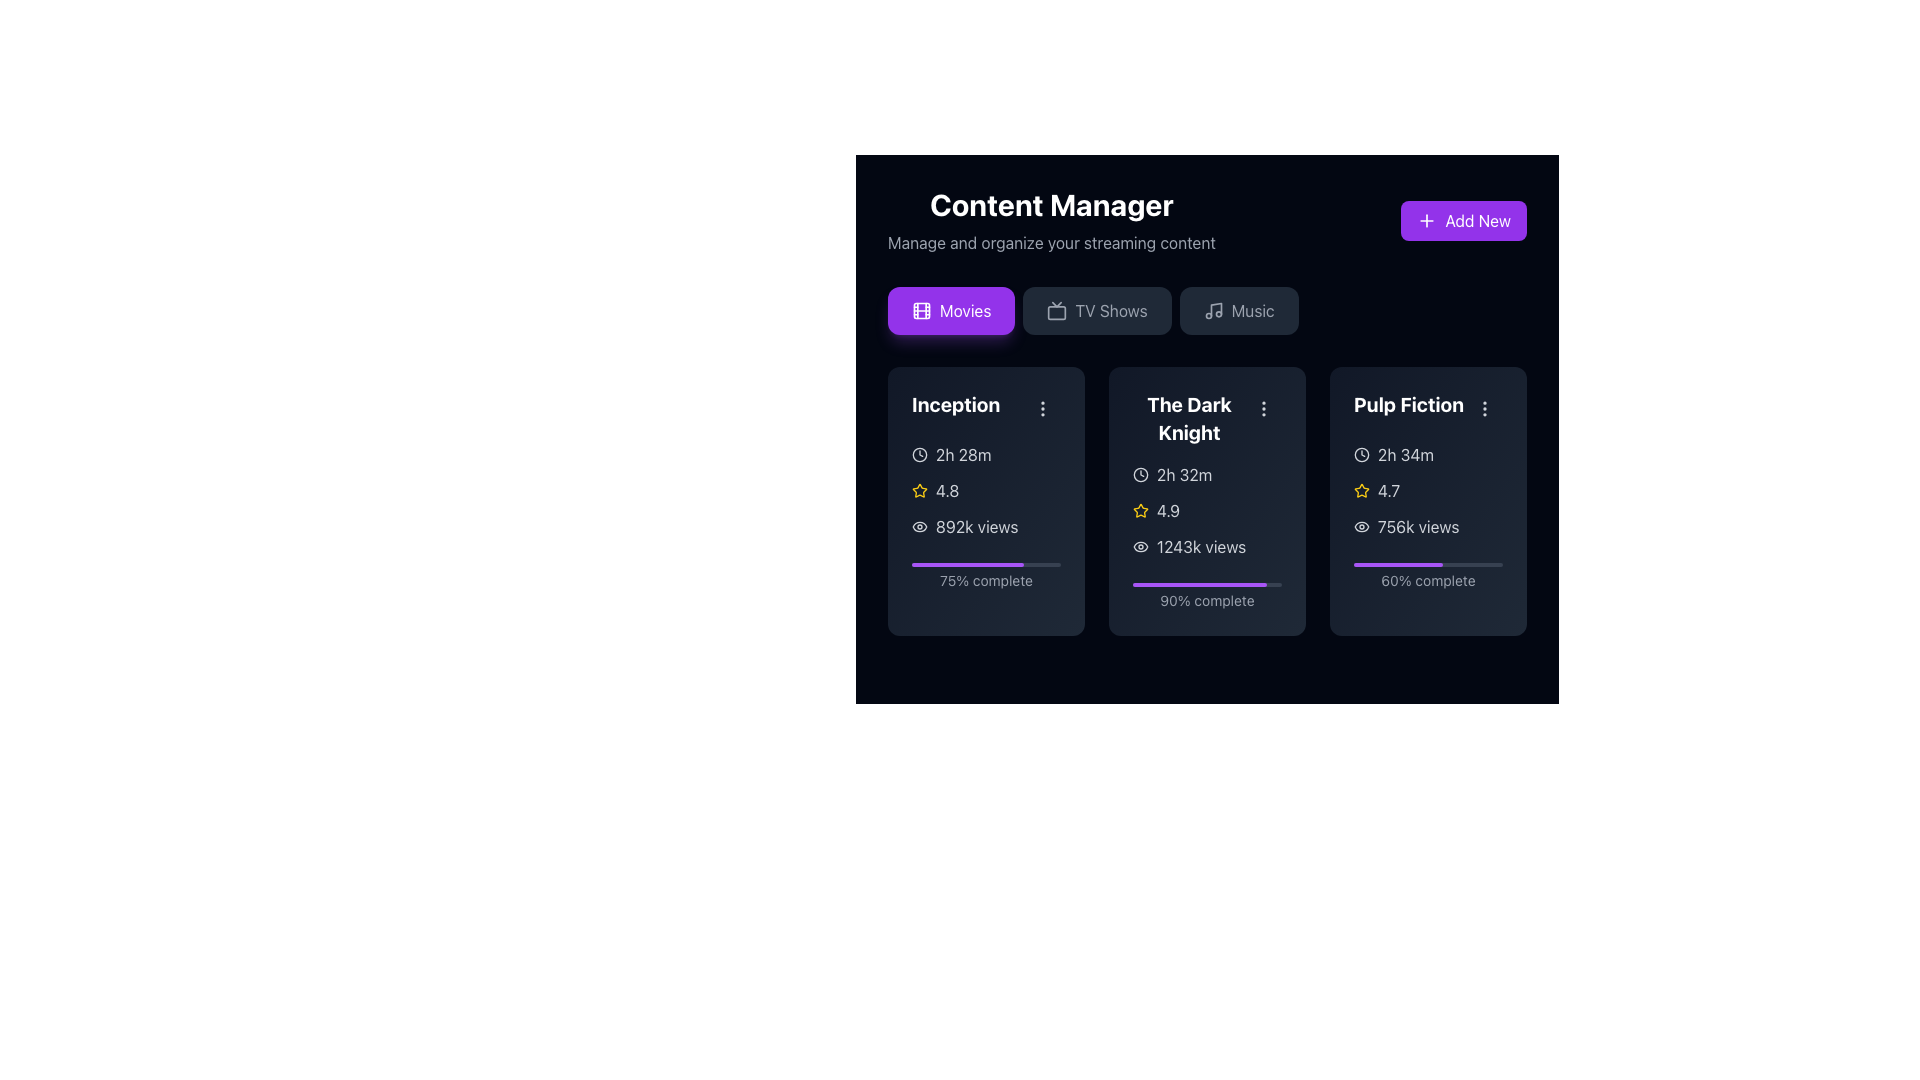 The height and width of the screenshot is (1080, 1920). I want to click on the displayed information on the informational card section located in the 'Inception' card, specifically the duration, rating, and view count, so click(986, 490).